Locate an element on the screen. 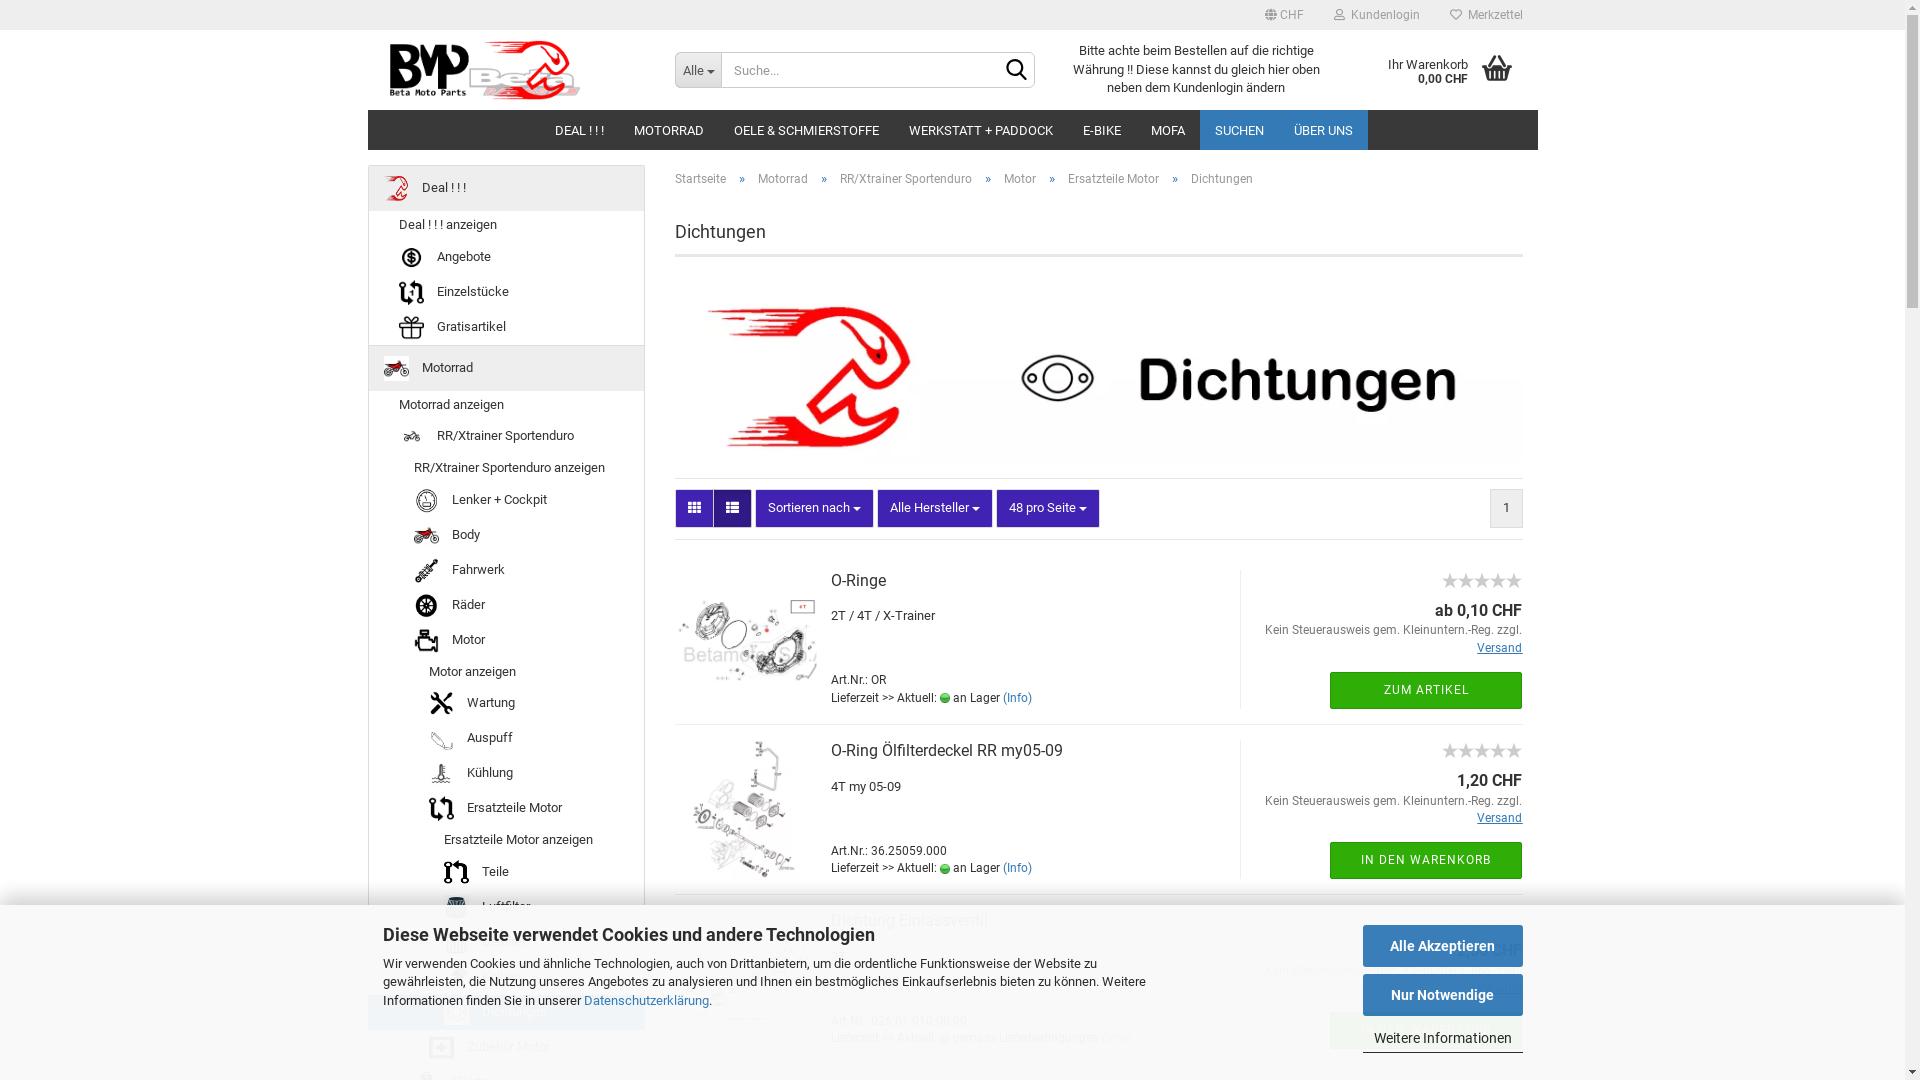 The image size is (1920, 1080). ' Merkzettel' is located at coordinates (1485, 15).